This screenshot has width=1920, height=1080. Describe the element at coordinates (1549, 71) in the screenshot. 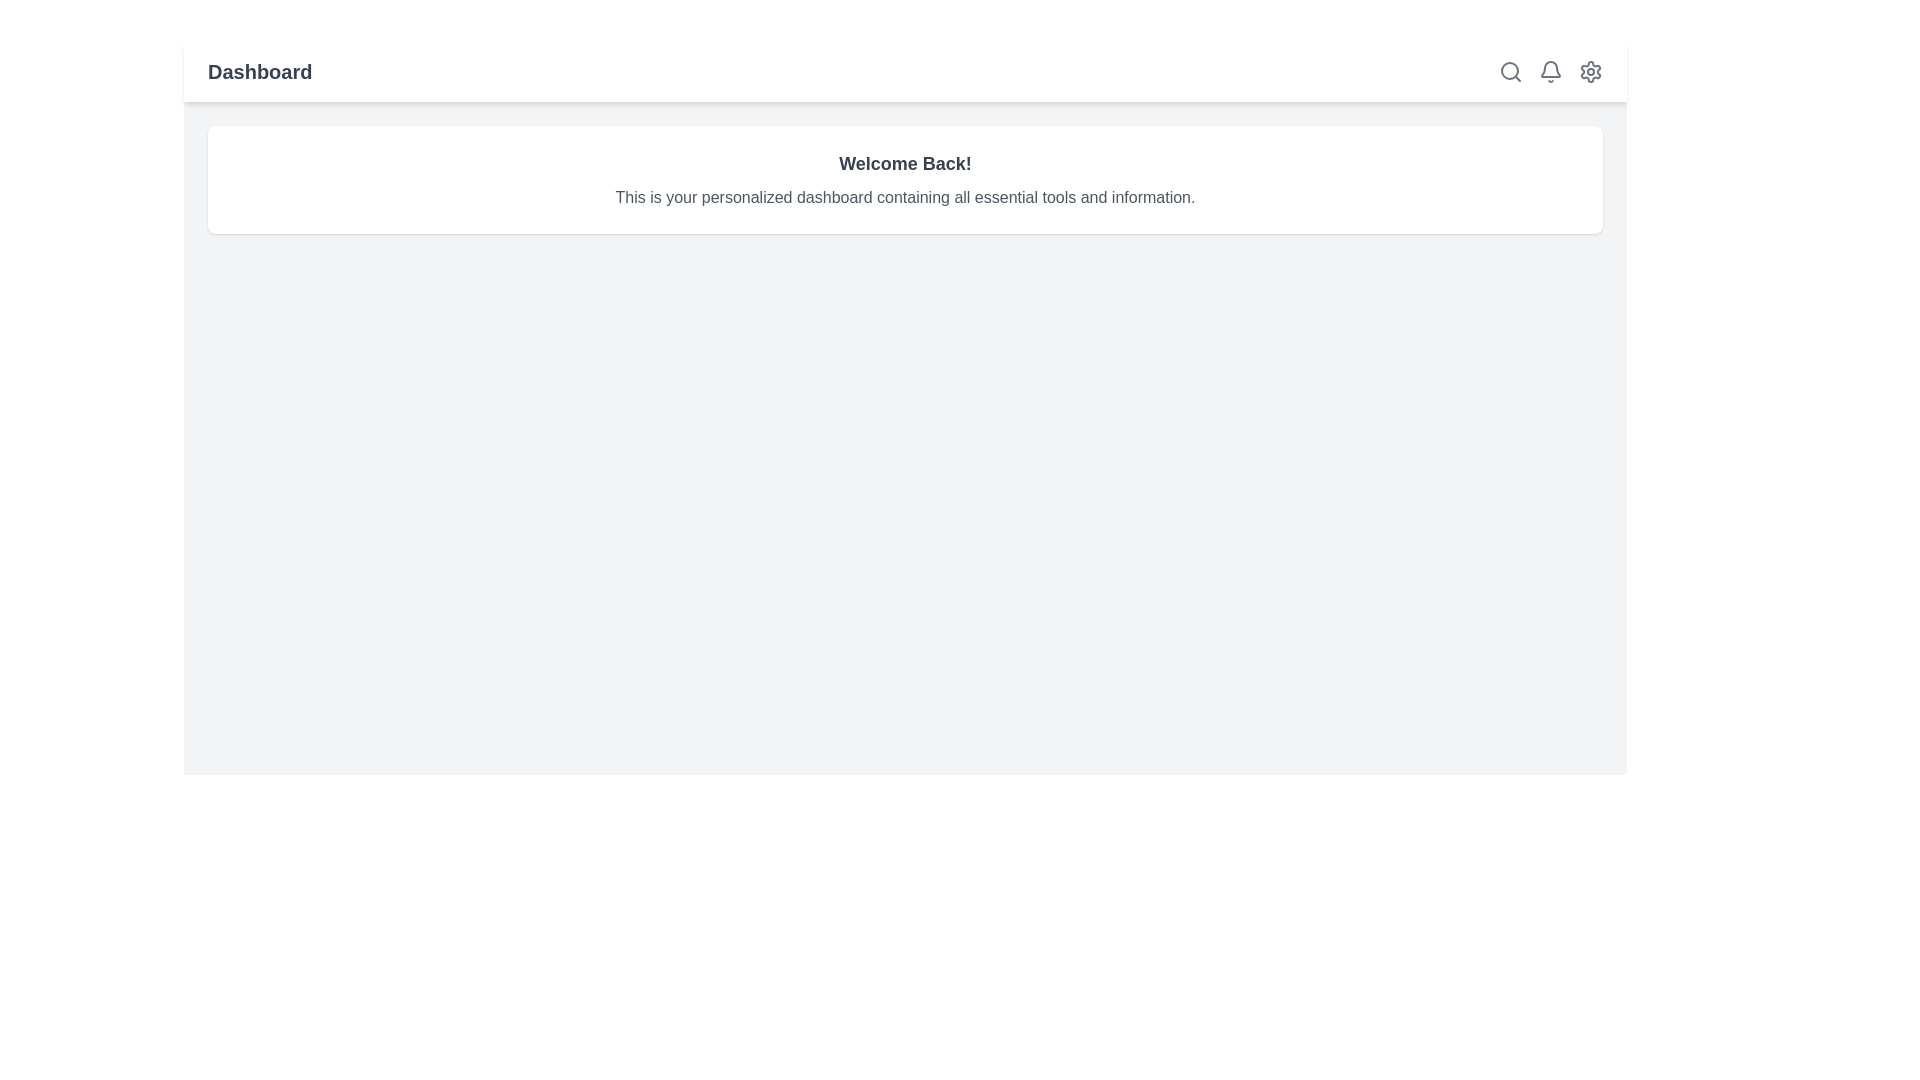

I see `the notifications bell icon, which is the second item in a sequence of three horizontally aligned icons at the far right end of the top navigation bar` at that location.